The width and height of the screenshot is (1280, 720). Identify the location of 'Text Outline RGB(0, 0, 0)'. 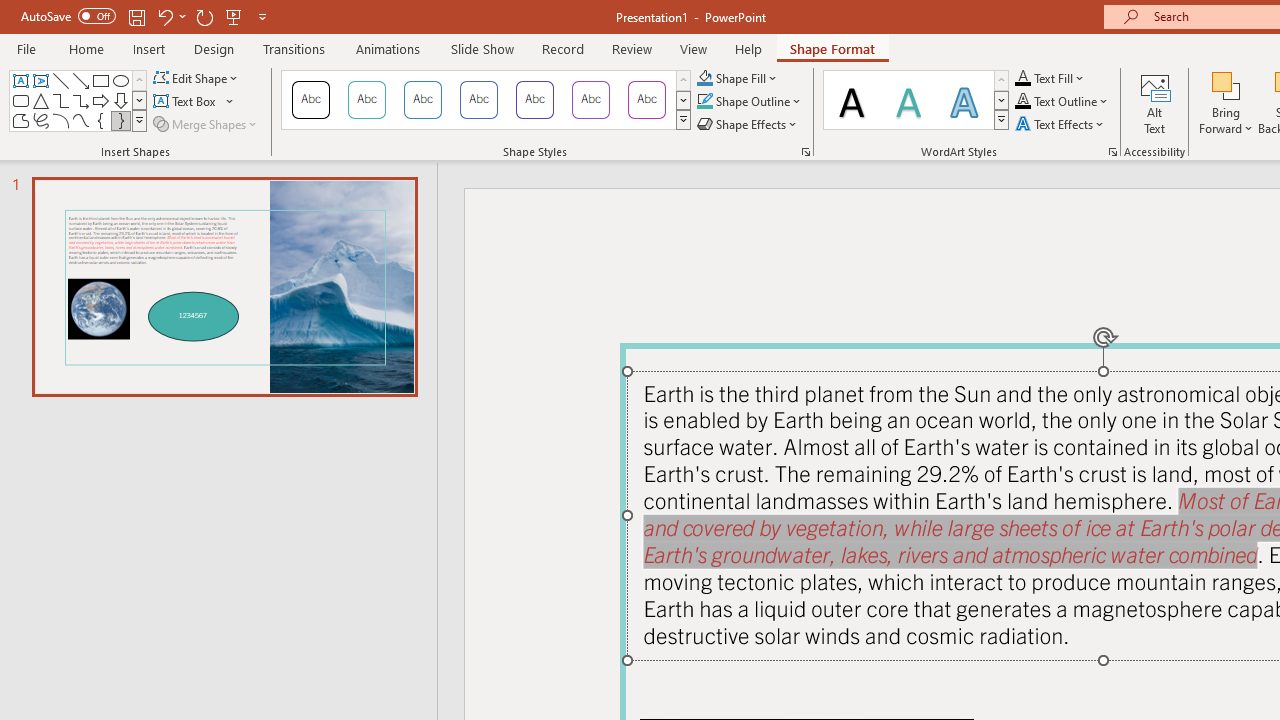
(1023, 101).